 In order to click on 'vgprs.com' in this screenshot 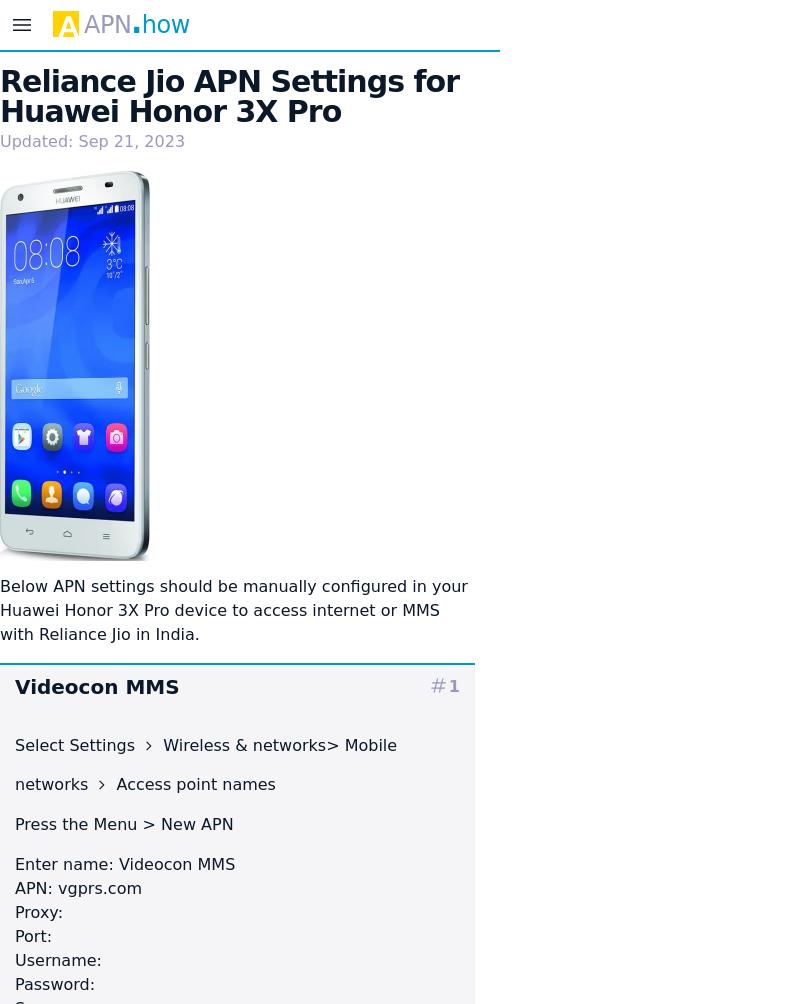, I will do `click(100, 886)`.